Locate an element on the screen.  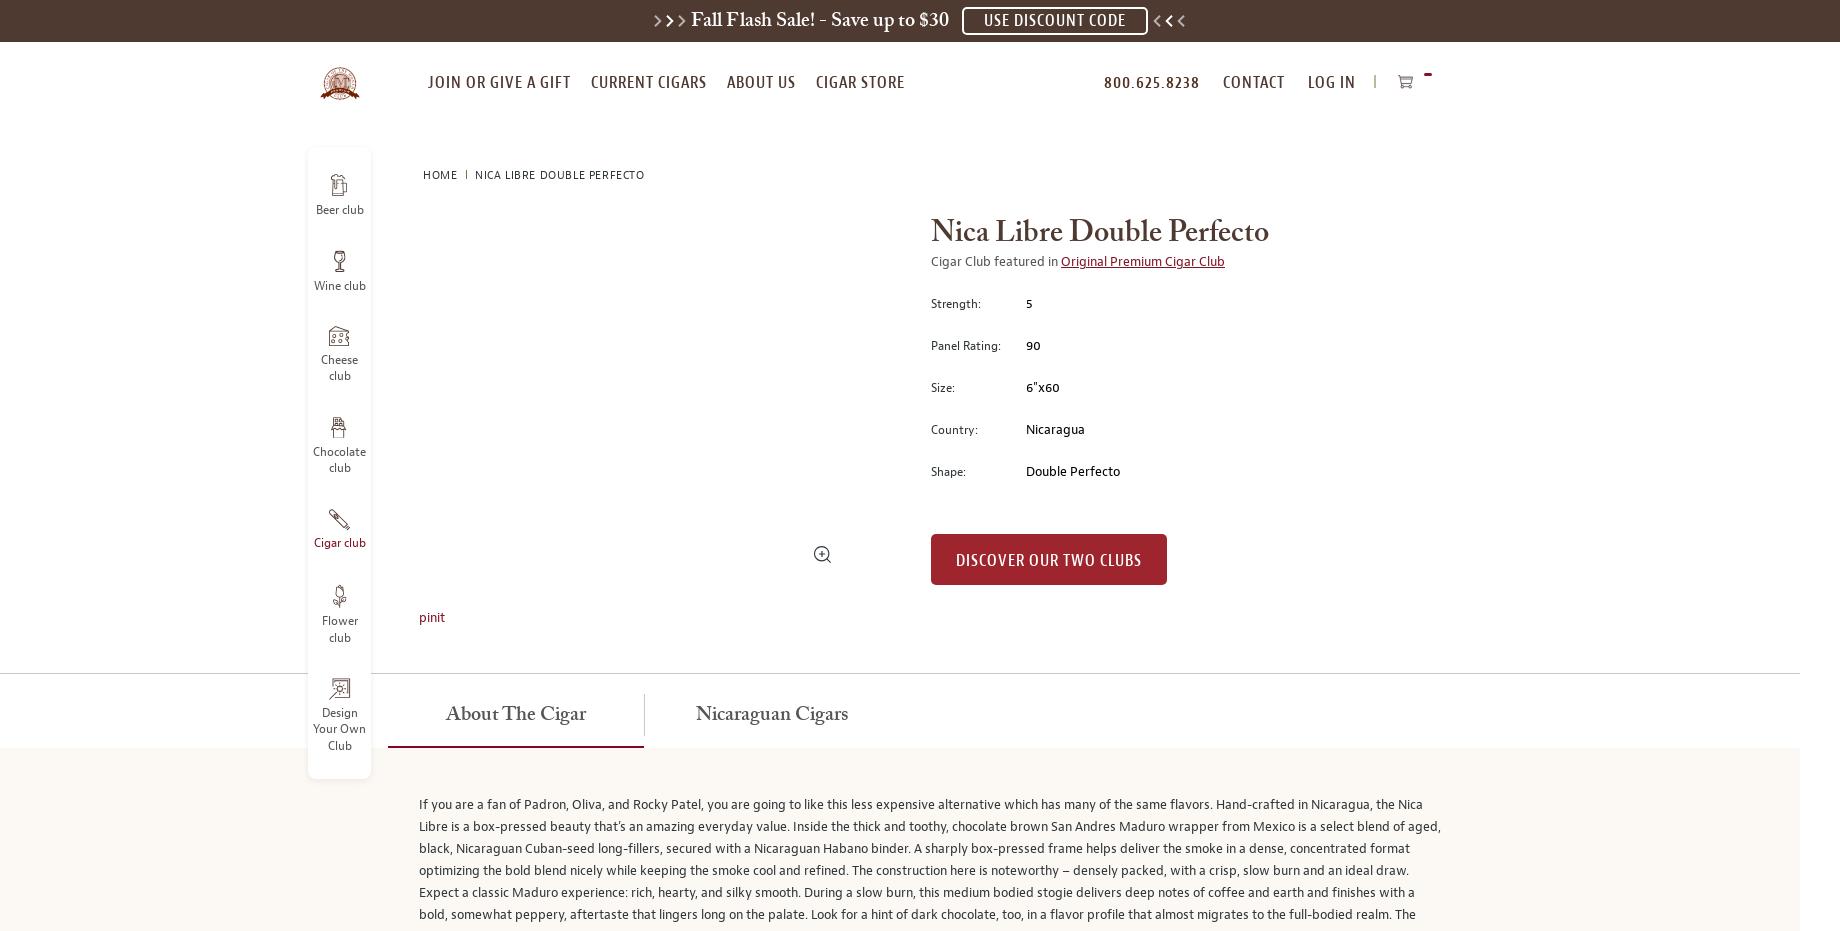
'Nicaragua' is located at coordinates (1054, 428).